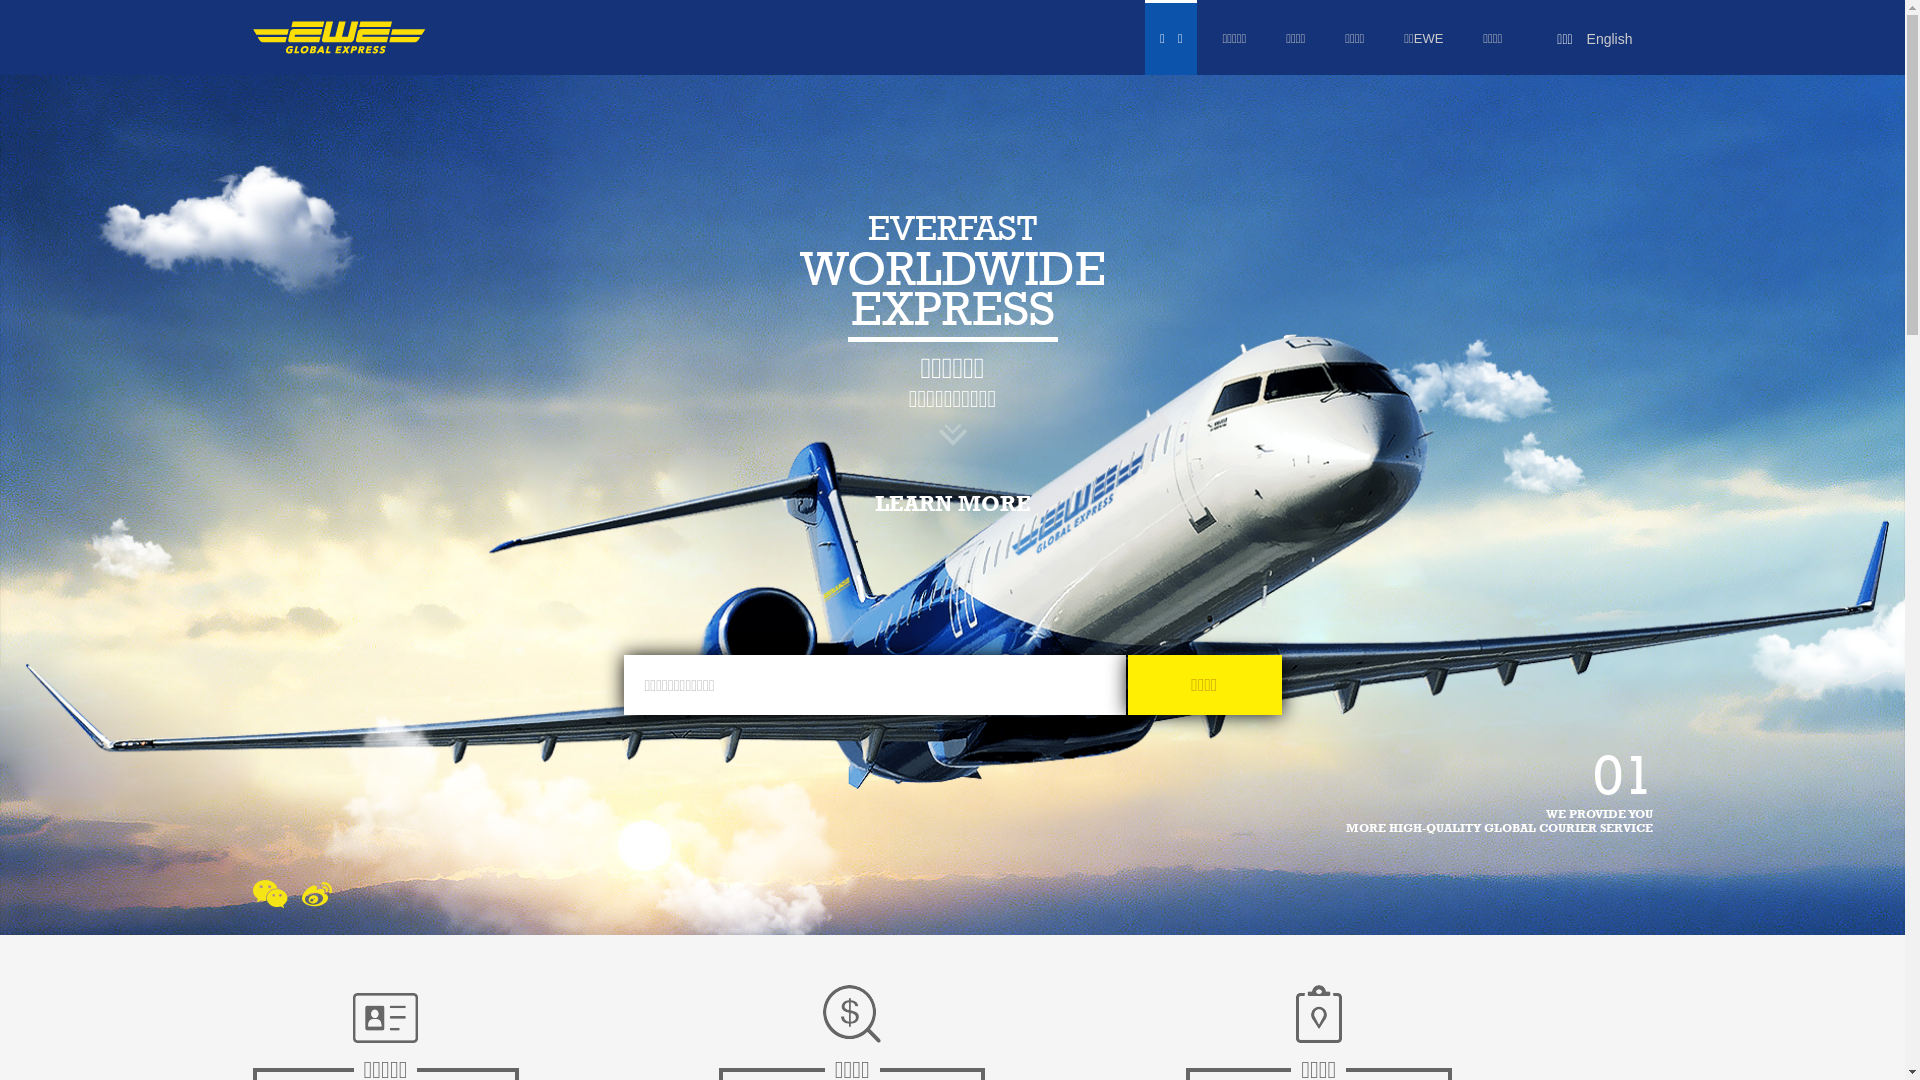  I want to click on 'English', so click(1609, 38).